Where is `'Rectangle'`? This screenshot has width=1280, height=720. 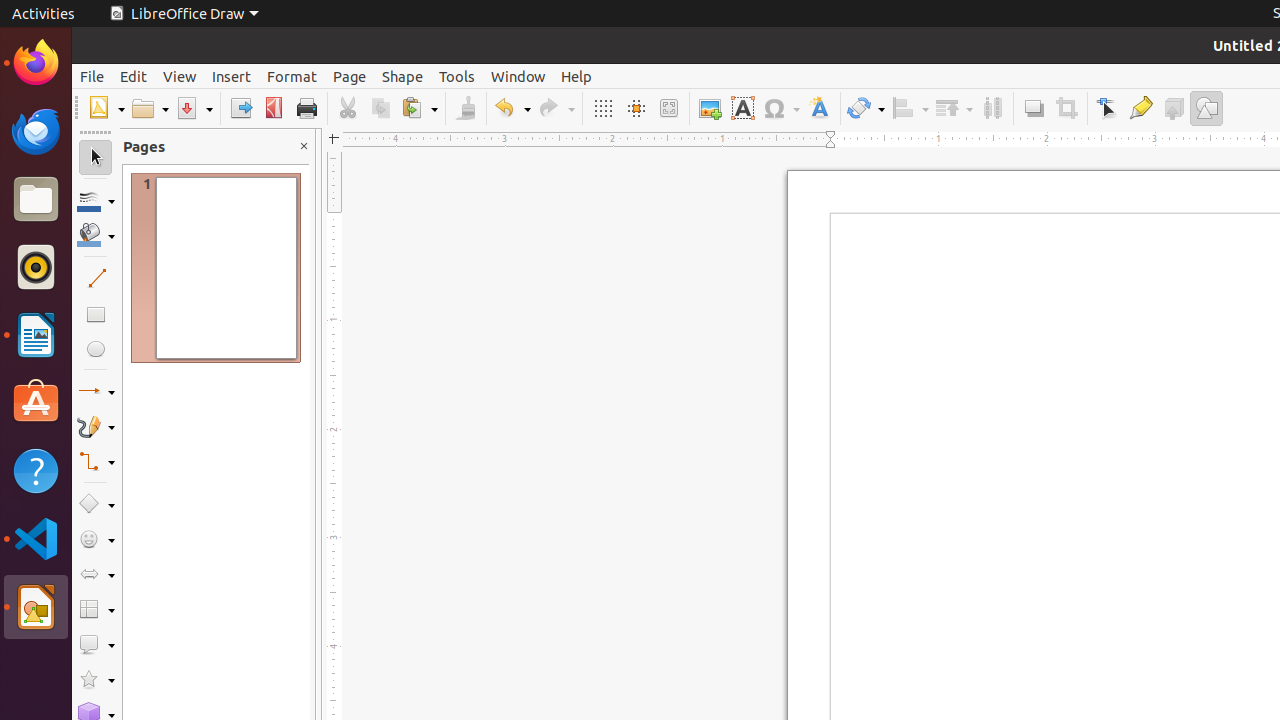 'Rectangle' is located at coordinates (94, 313).